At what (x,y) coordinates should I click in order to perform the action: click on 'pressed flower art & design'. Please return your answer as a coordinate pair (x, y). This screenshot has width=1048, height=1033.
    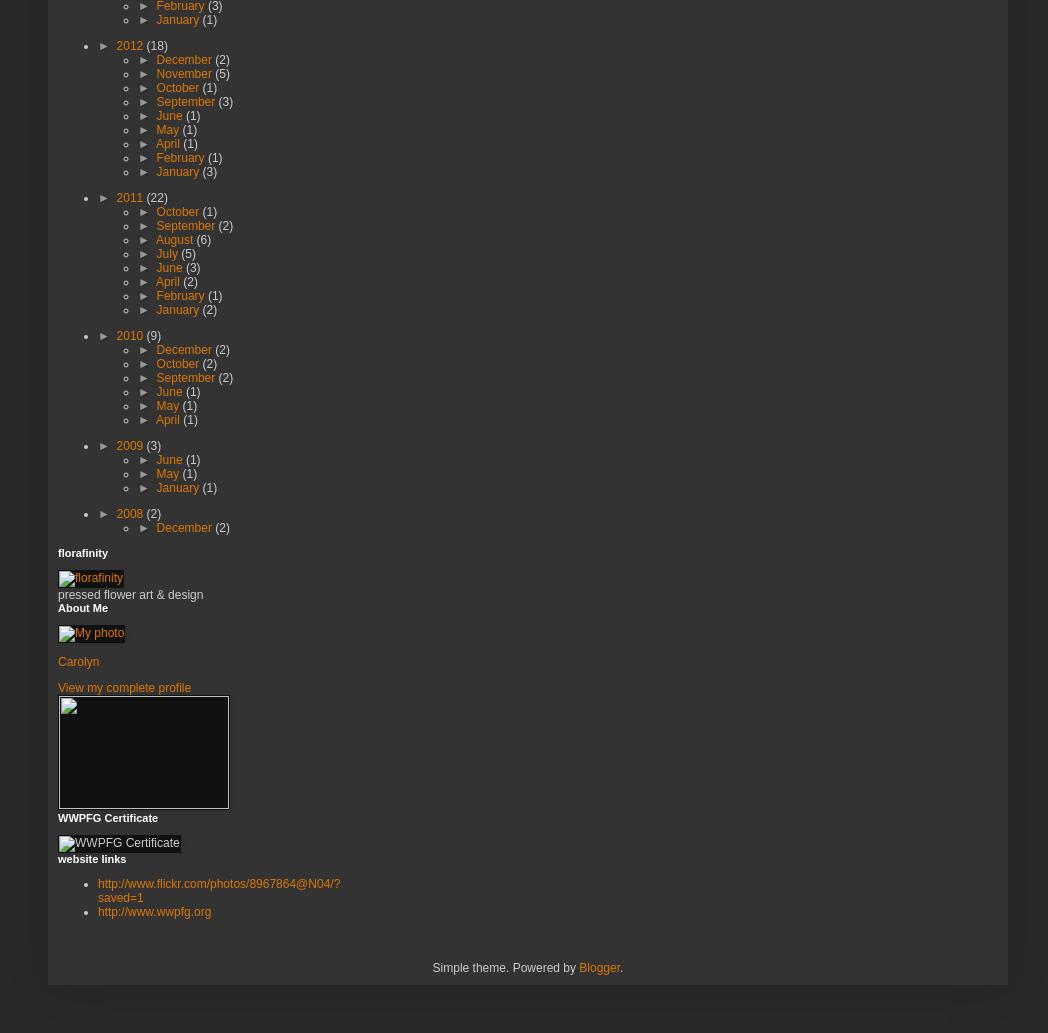
    Looking at the image, I should click on (129, 592).